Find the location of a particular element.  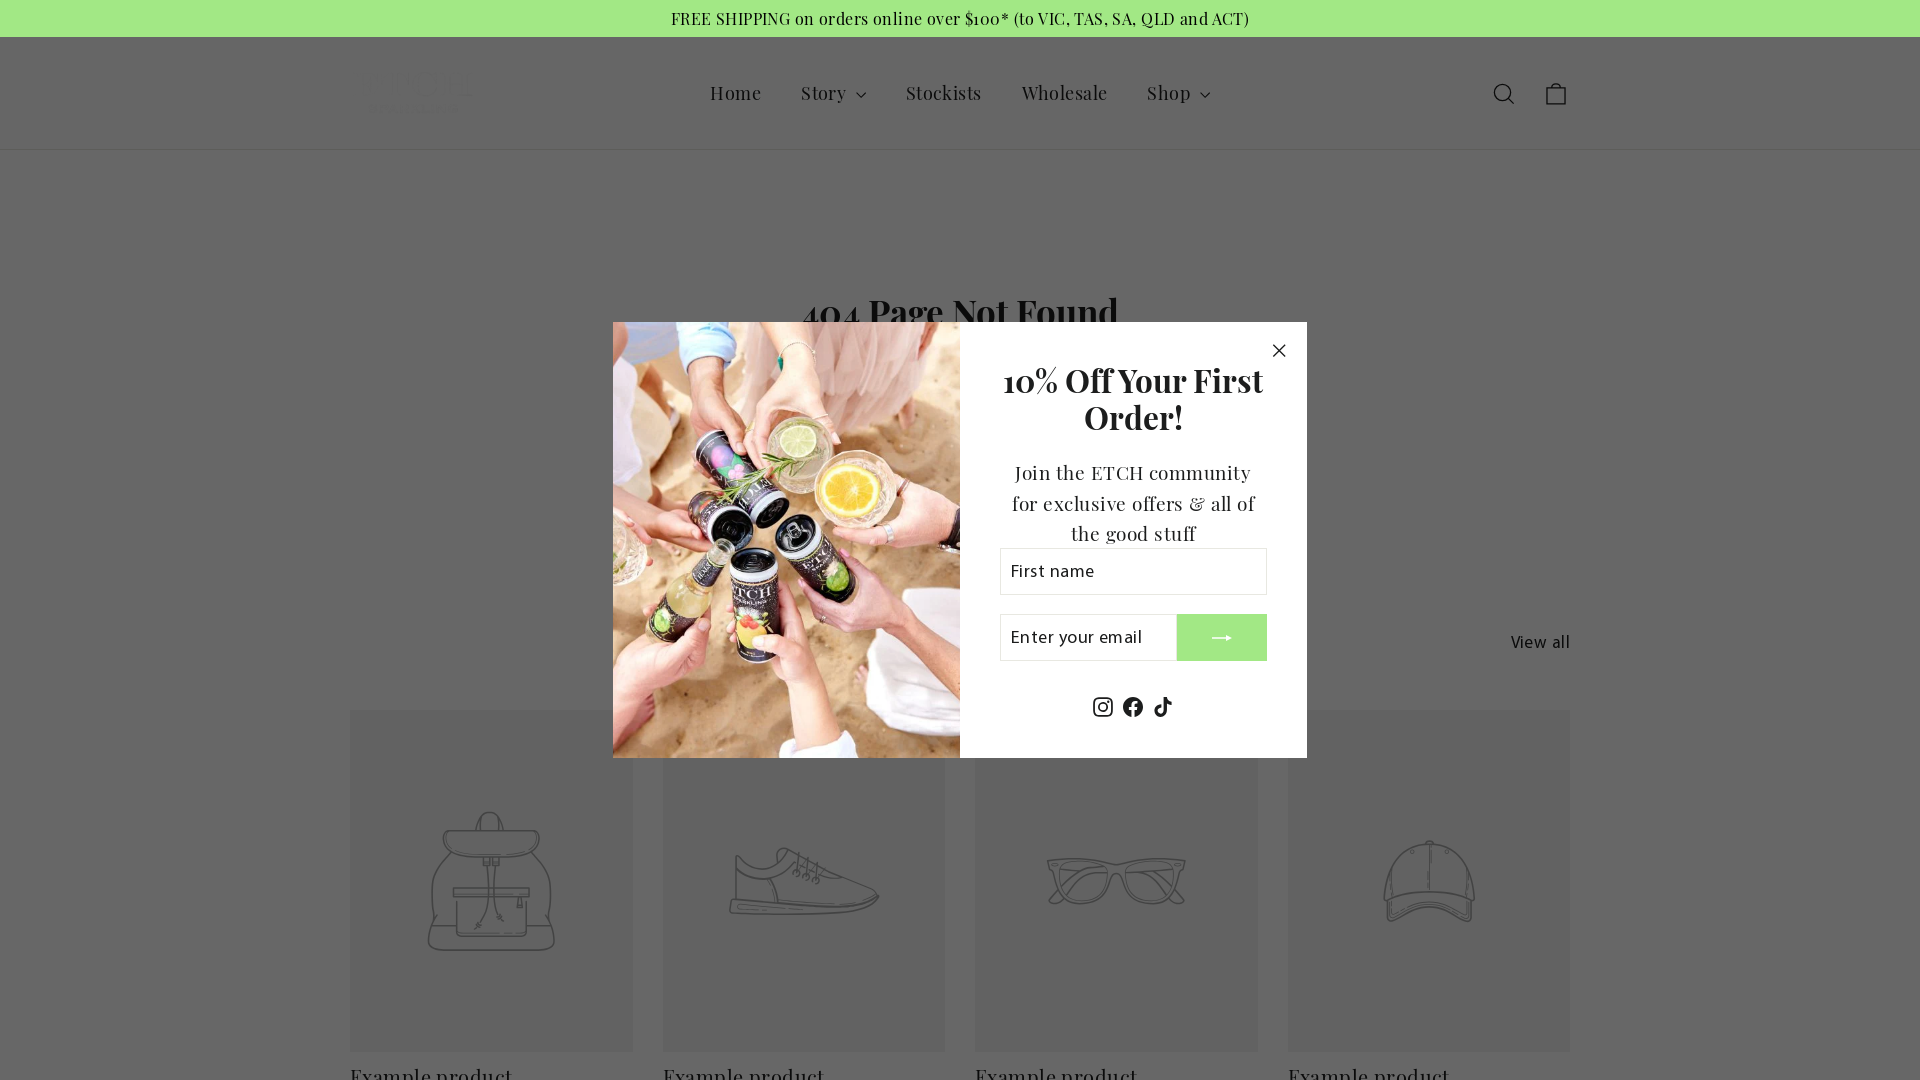

'Wholesale' is located at coordinates (1064, 93).